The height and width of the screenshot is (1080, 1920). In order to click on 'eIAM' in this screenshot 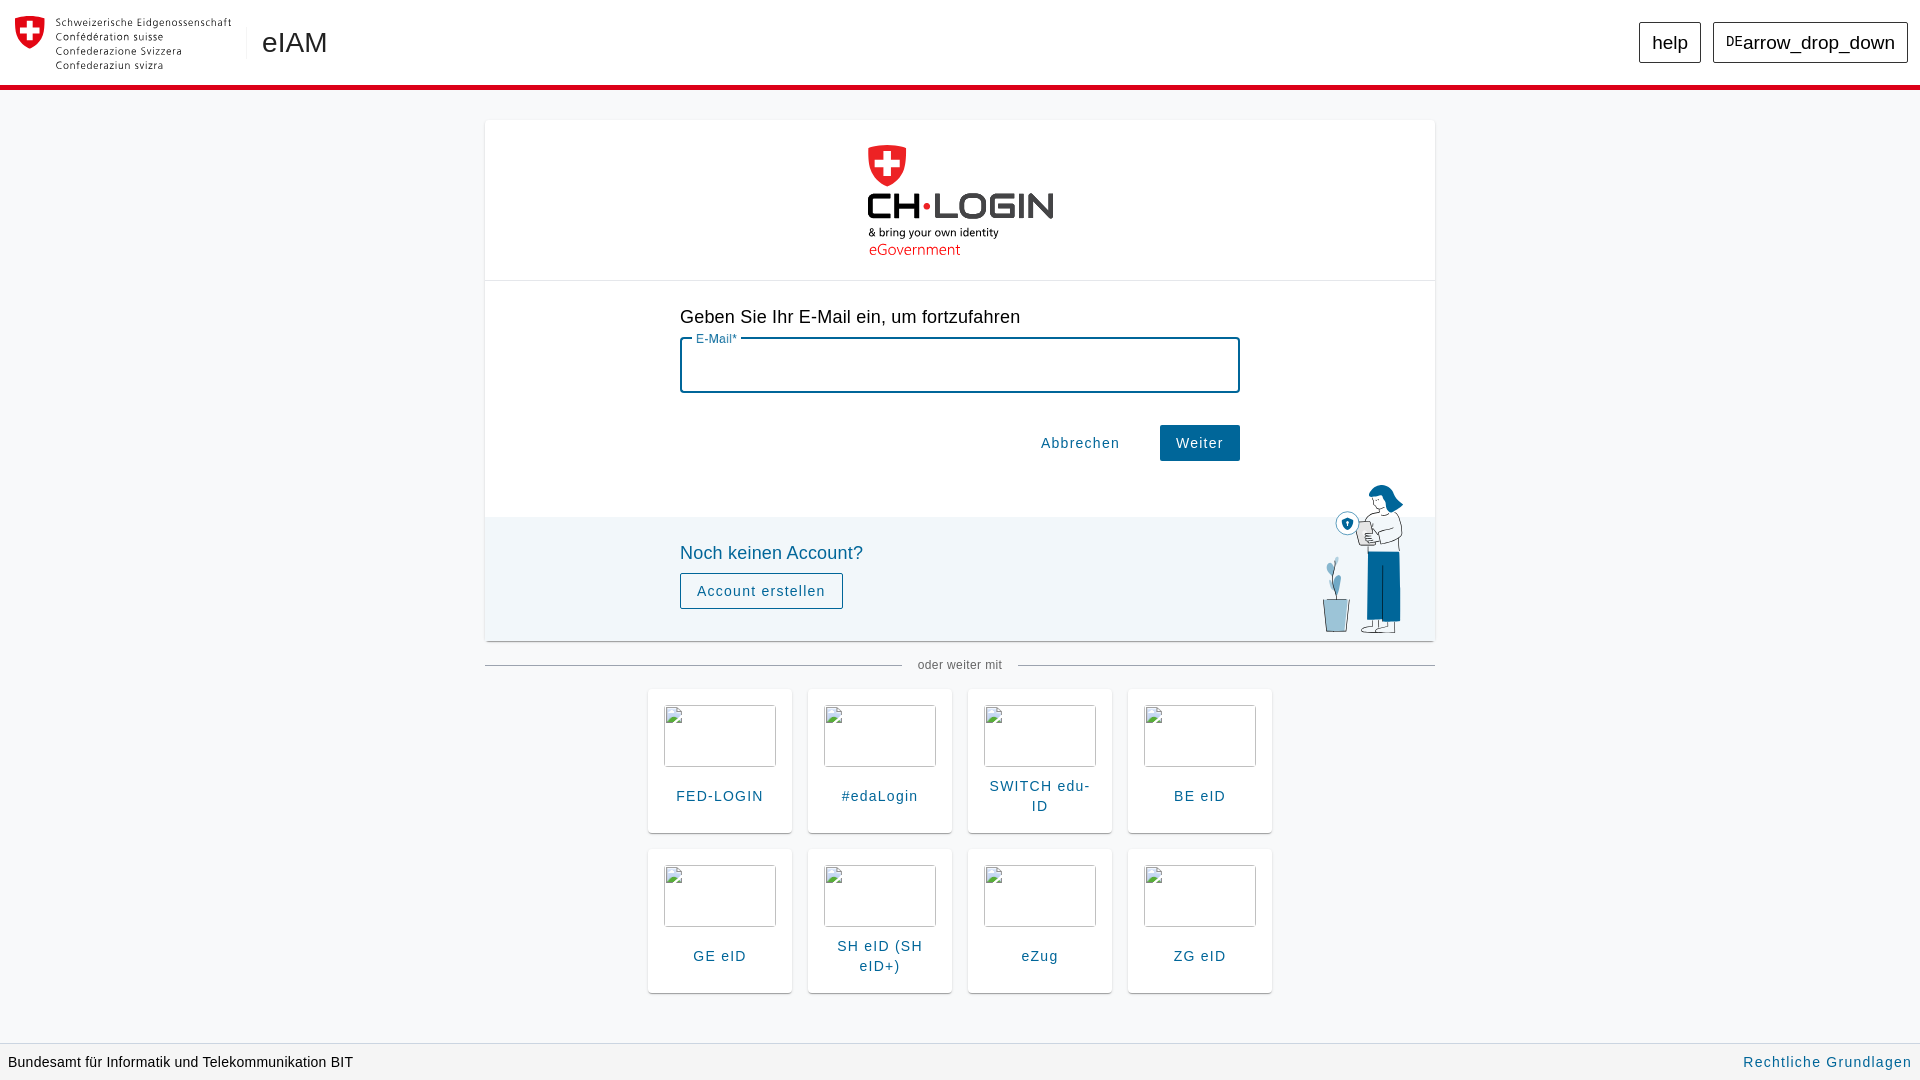, I will do `click(261, 42)`.